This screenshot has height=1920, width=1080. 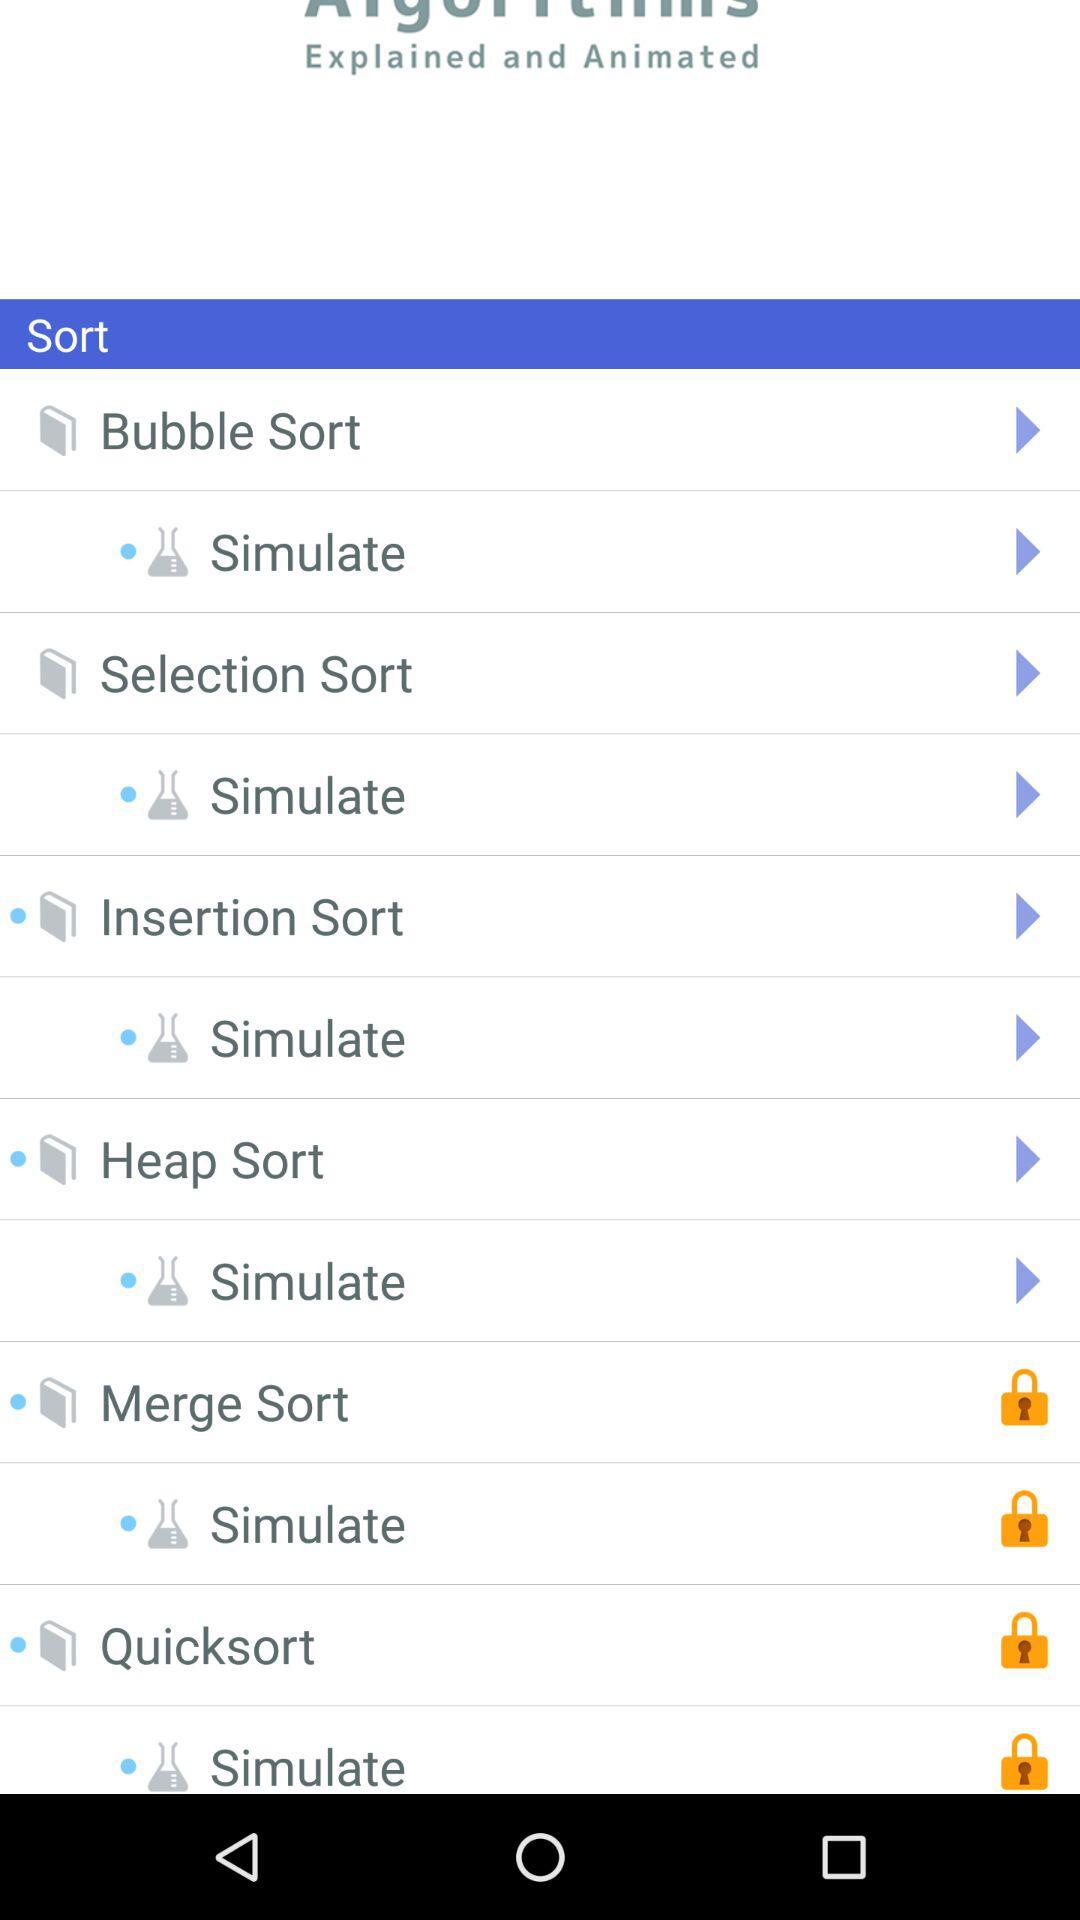 I want to click on the item above the sort, so click(x=540, y=148).